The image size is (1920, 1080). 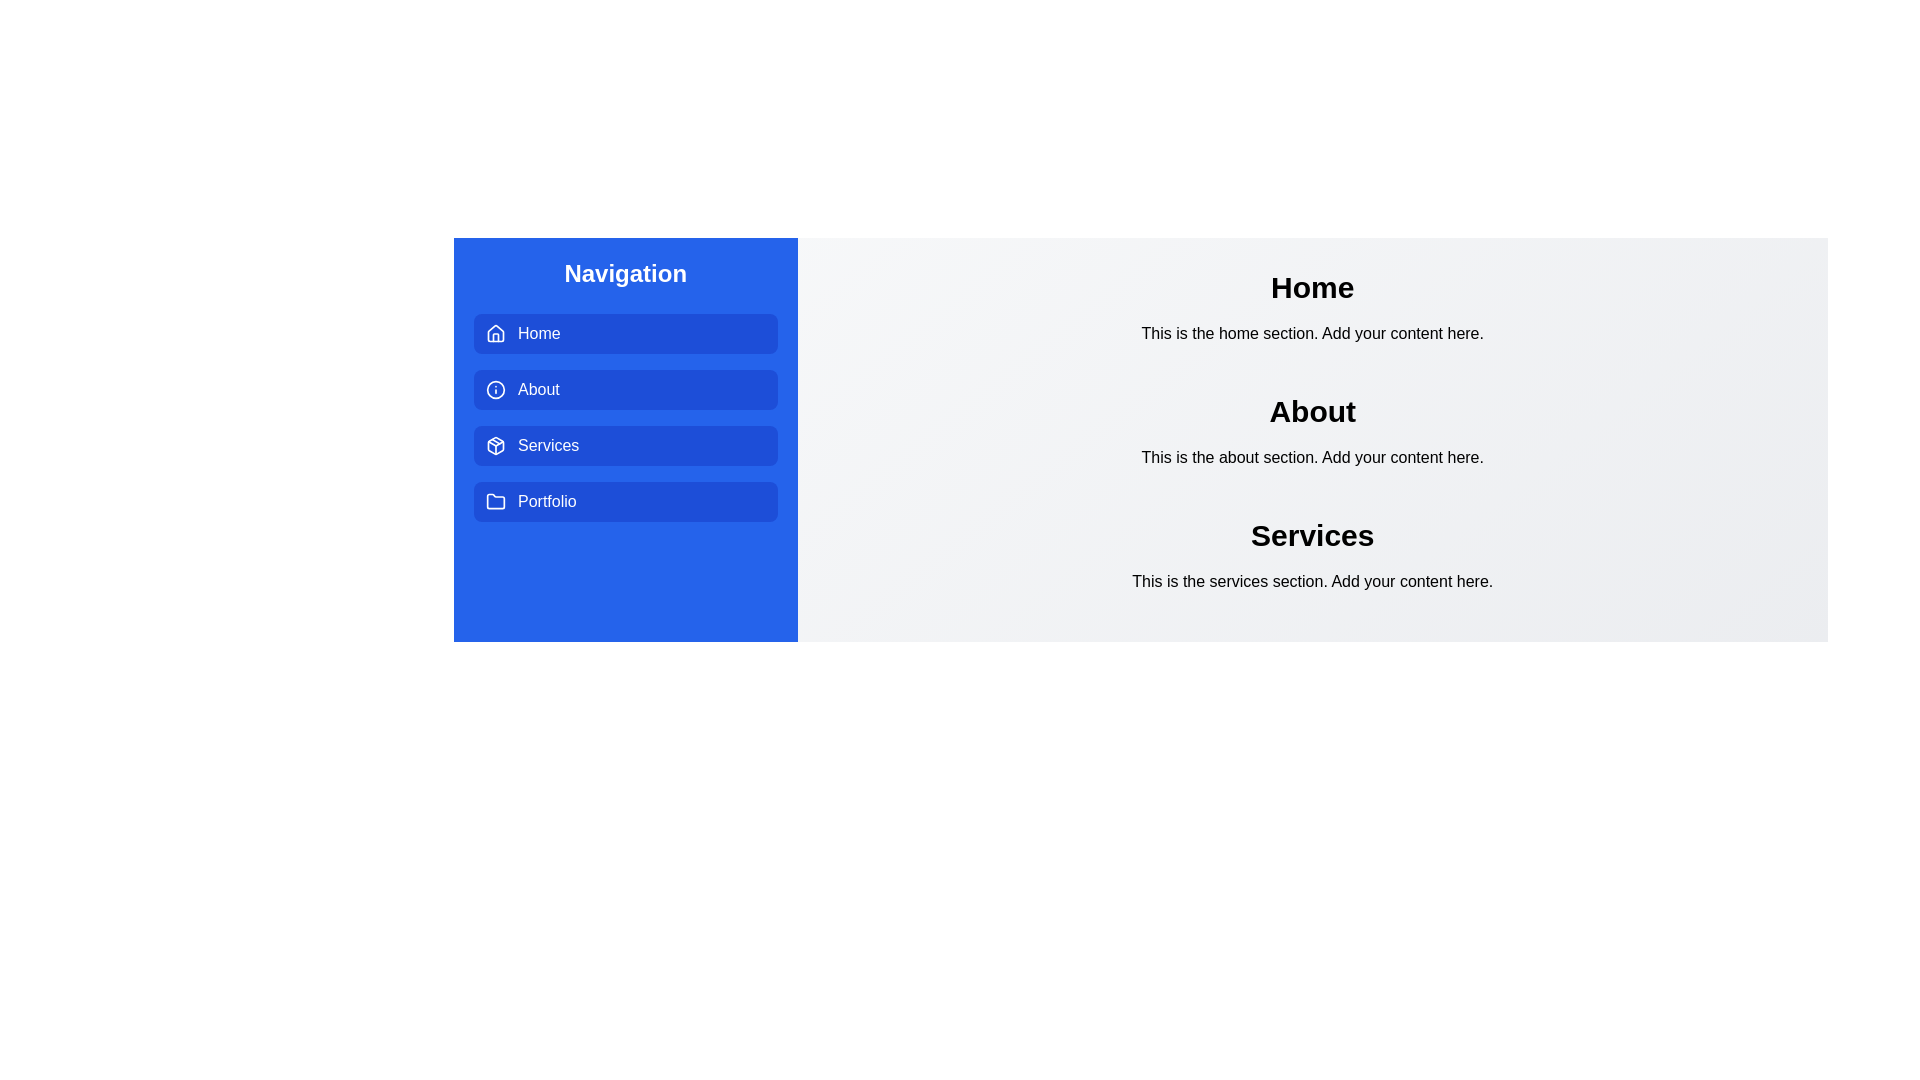 What do you see at coordinates (495, 331) in the screenshot?
I see `the 'Home' navigation icon located at the top of the vertical navigation menu on the left side of the interface` at bounding box center [495, 331].